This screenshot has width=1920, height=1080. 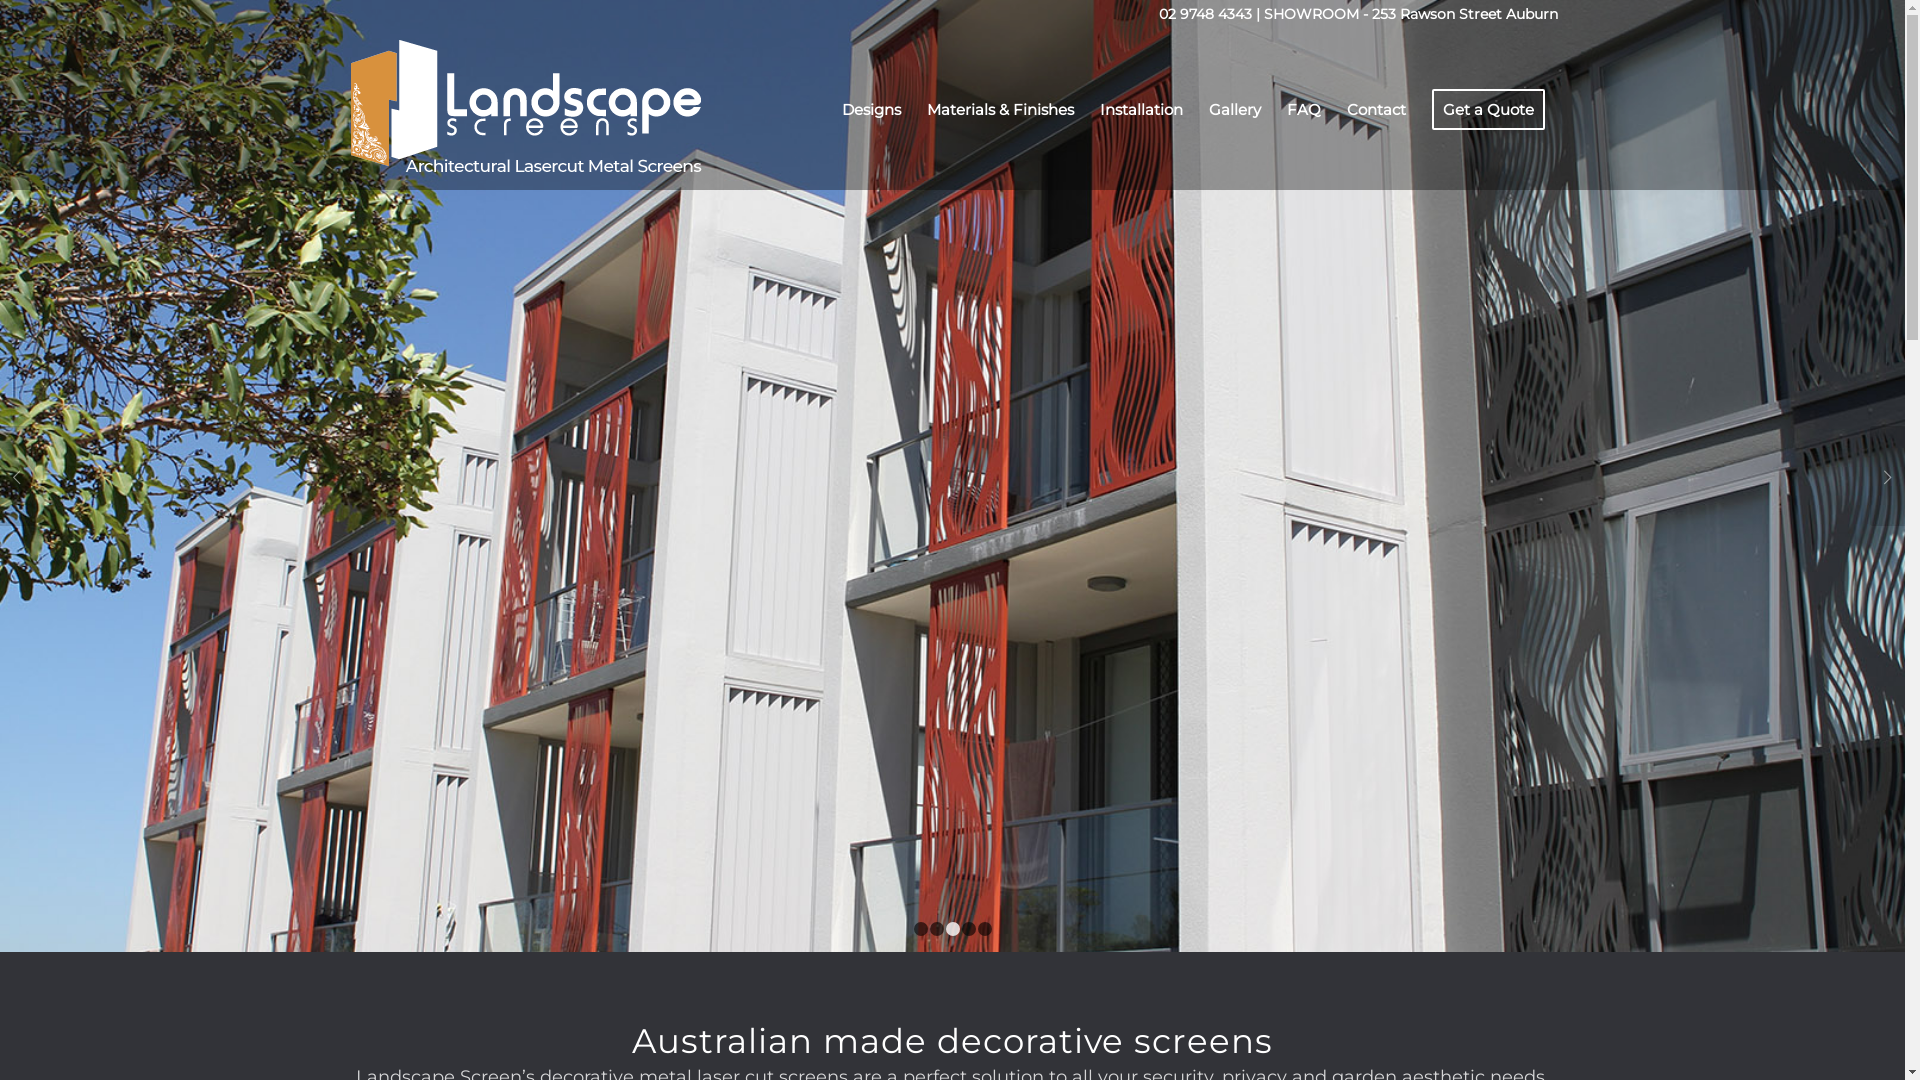 I want to click on 'Designs', so click(x=828, y=110).